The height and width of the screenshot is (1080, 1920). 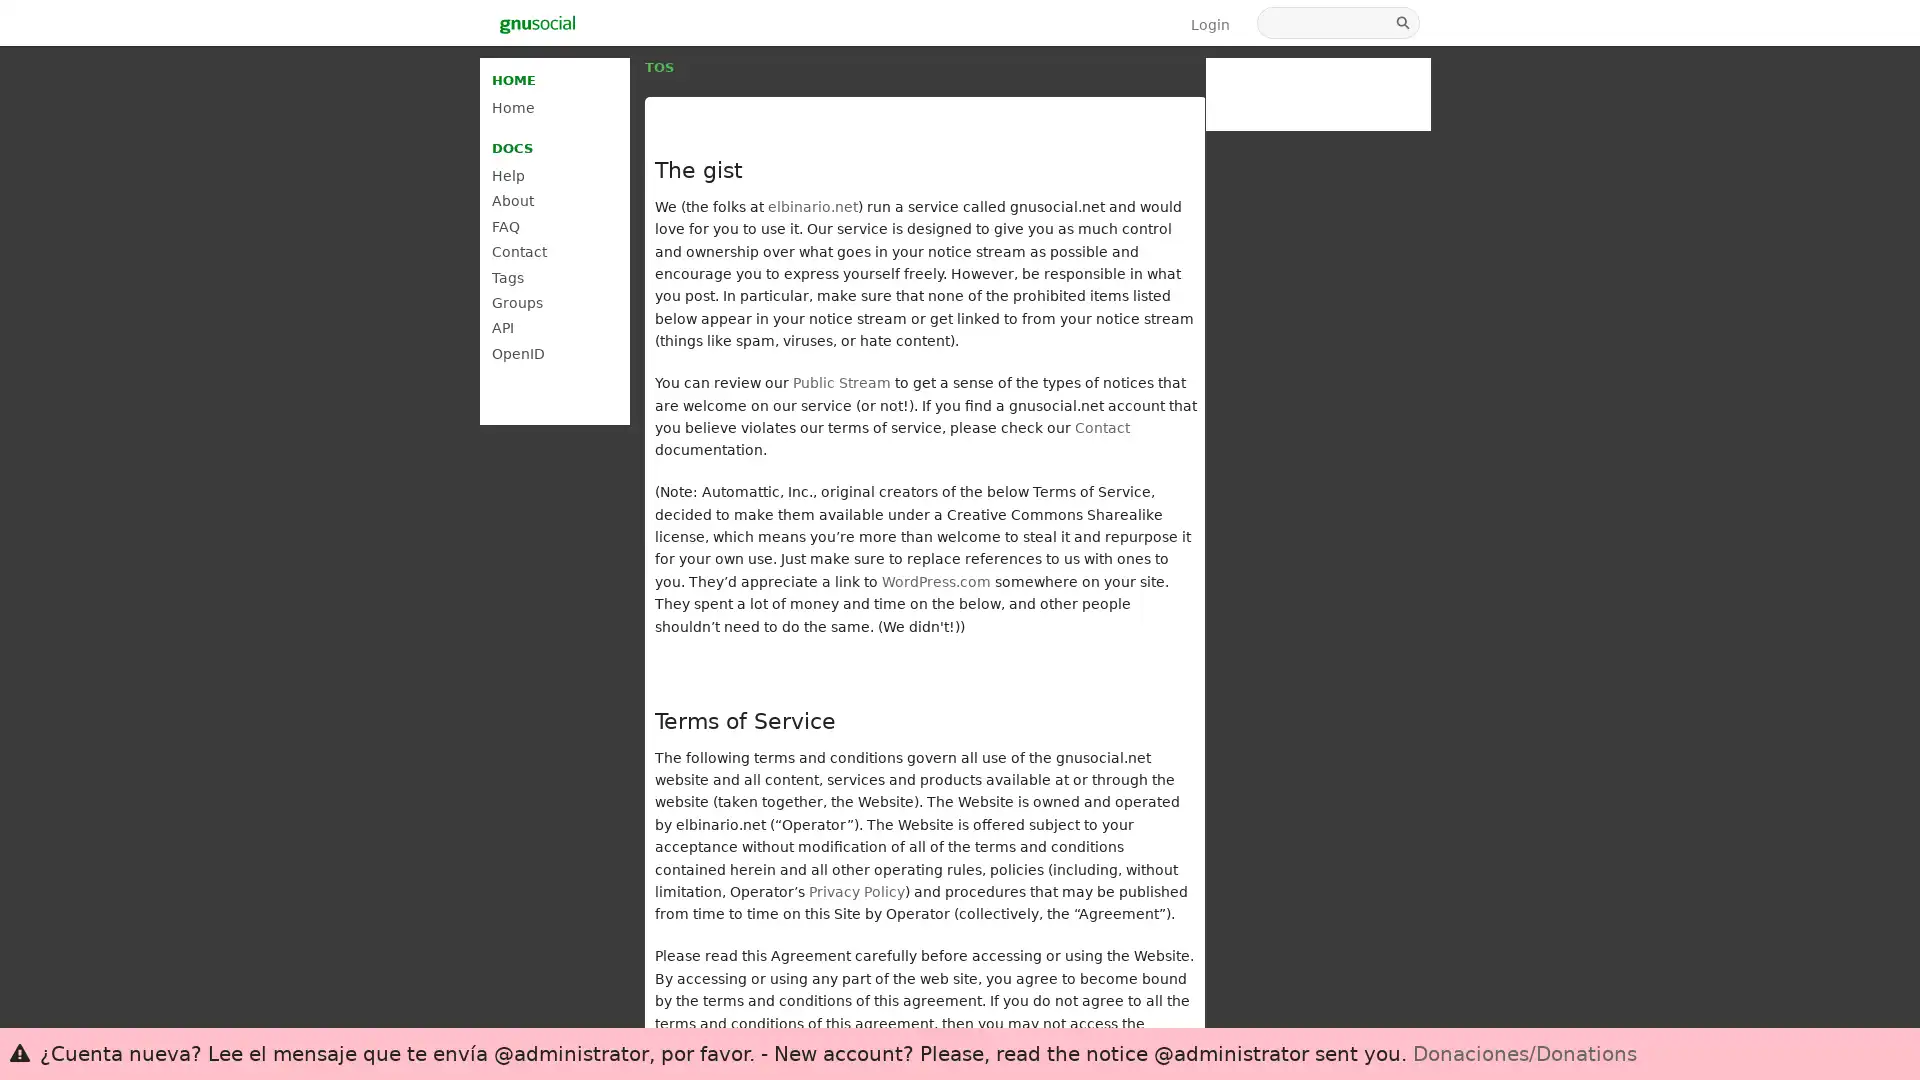 What do you see at coordinates (1404, 23) in the screenshot?
I see `Search` at bounding box center [1404, 23].